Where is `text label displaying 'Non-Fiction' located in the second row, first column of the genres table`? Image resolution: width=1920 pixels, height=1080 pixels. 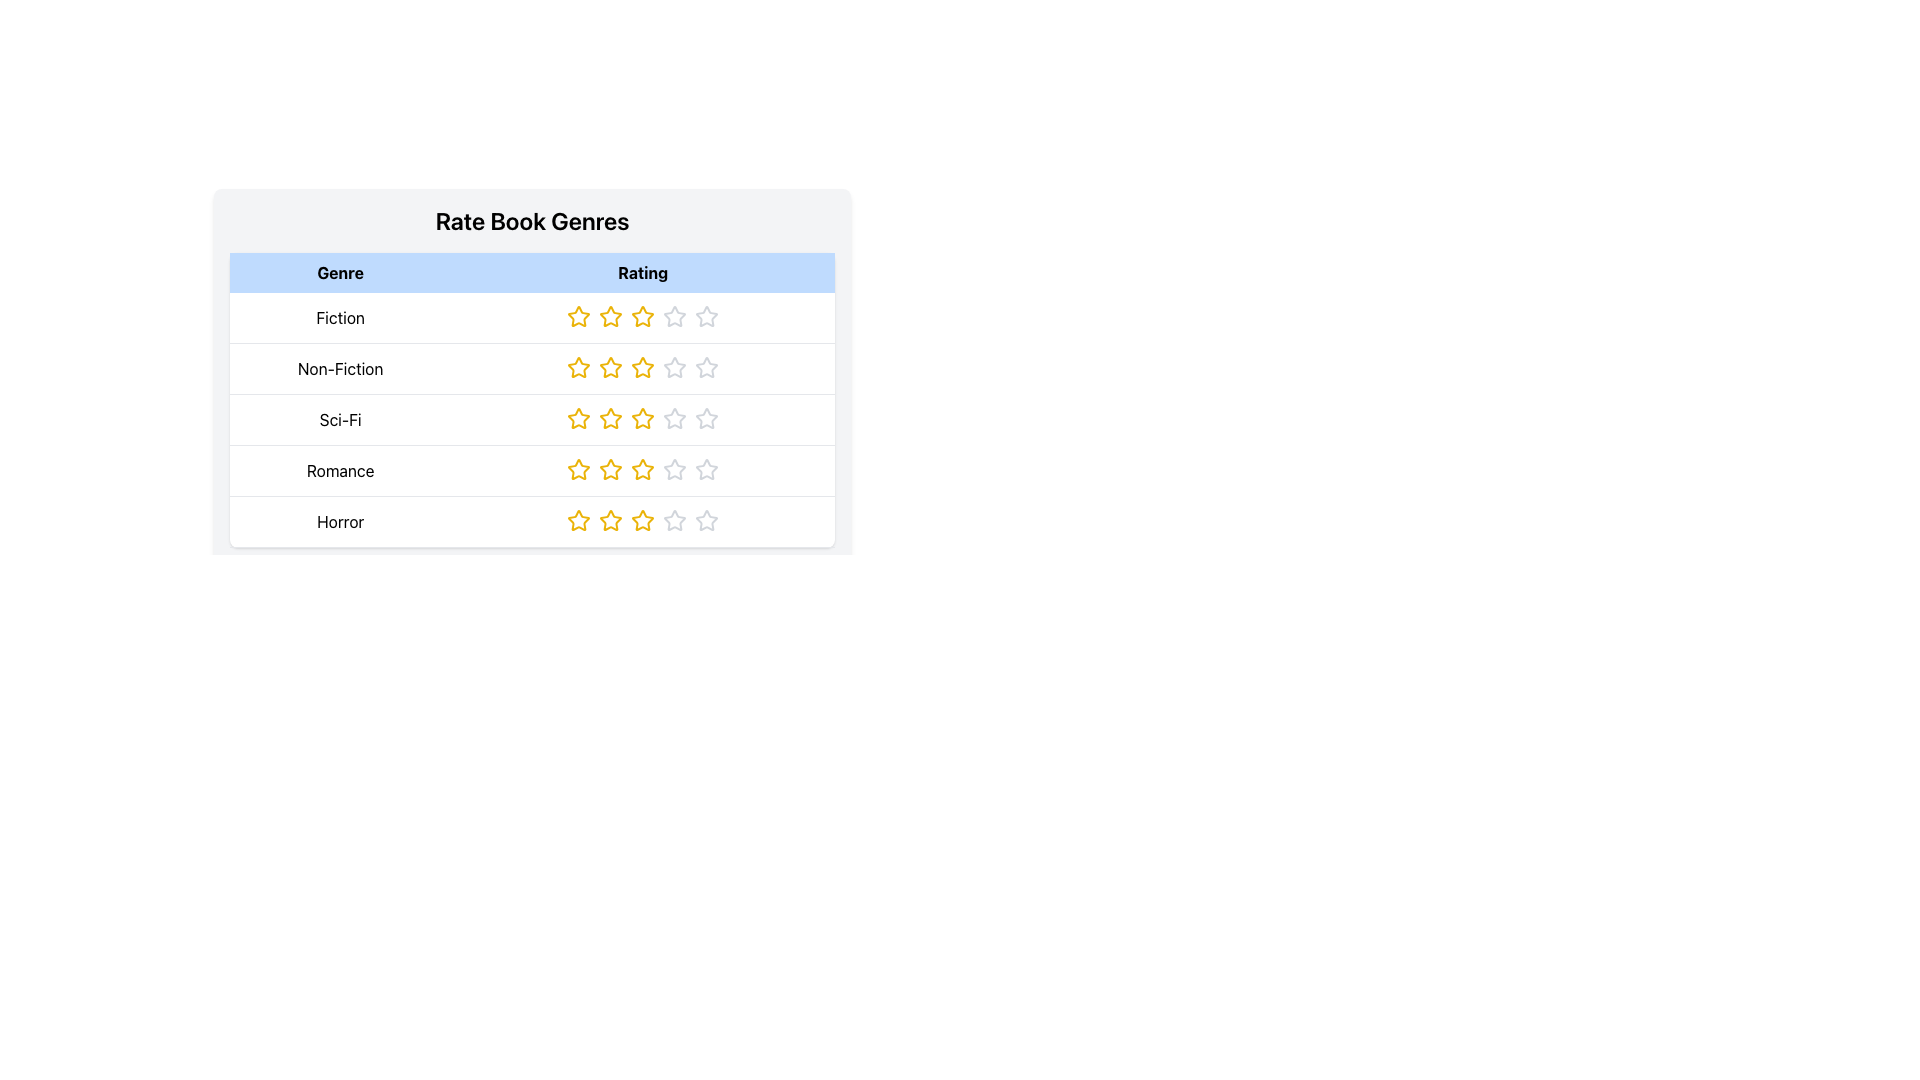 text label displaying 'Non-Fiction' located in the second row, first column of the genres table is located at coordinates (340, 369).